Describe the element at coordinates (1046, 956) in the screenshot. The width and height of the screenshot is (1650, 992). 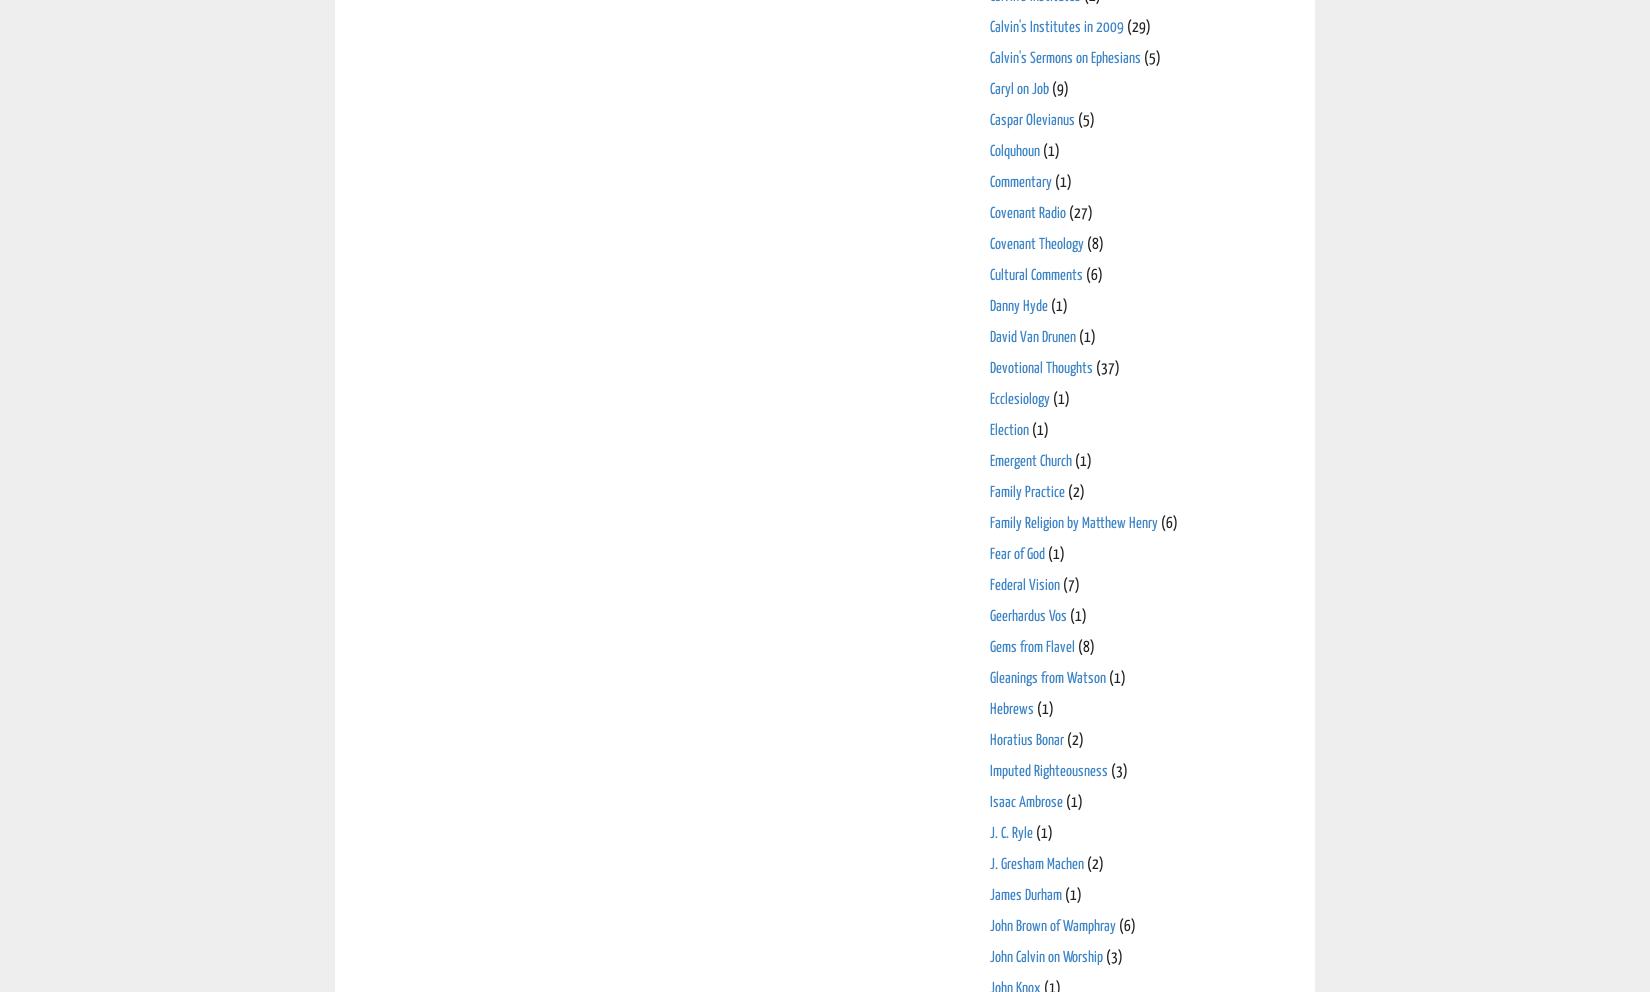
I see `'John Calvin on Worship'` at that location.